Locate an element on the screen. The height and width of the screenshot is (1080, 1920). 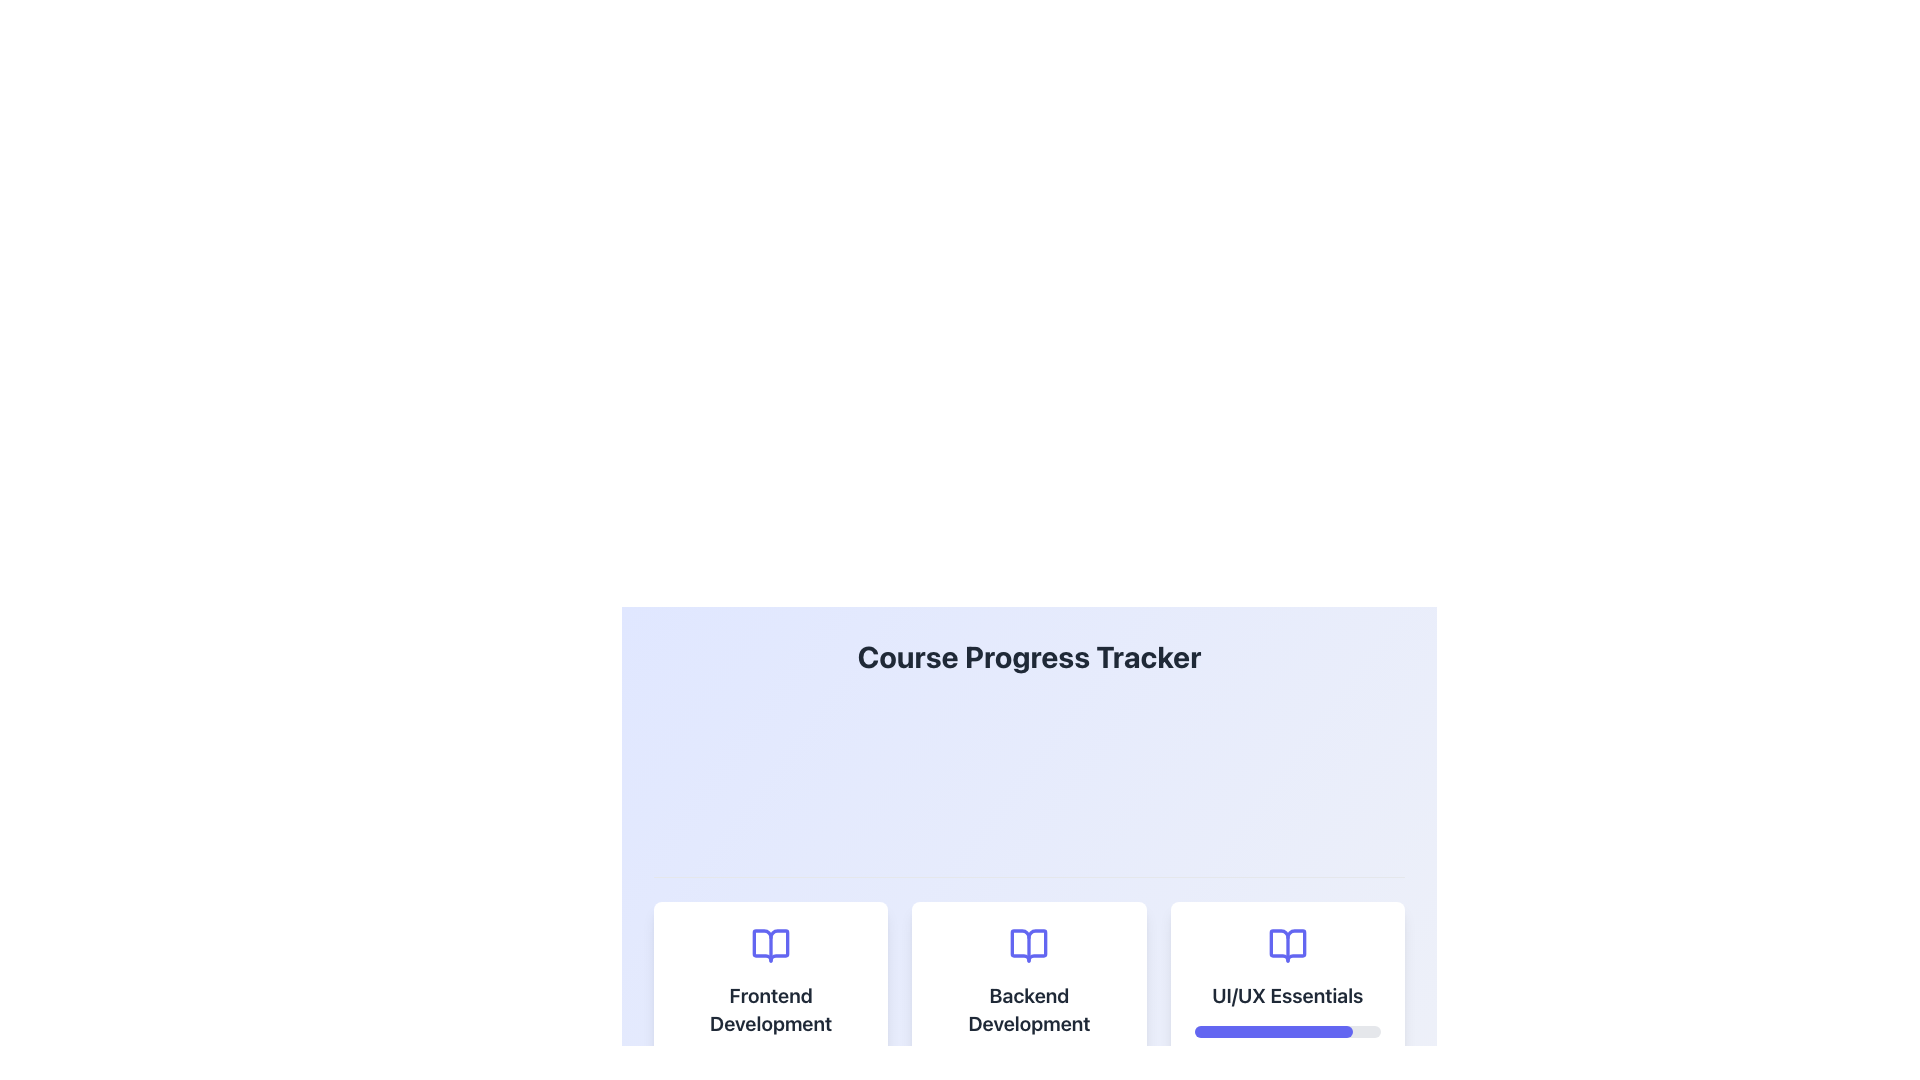
the text element displaying 'UI/UX Essentials' in a bold, large-size font, located in the upper part of the third card from the left in the 'Course Progress Tracker' section is located at coordinates (1287, 995).